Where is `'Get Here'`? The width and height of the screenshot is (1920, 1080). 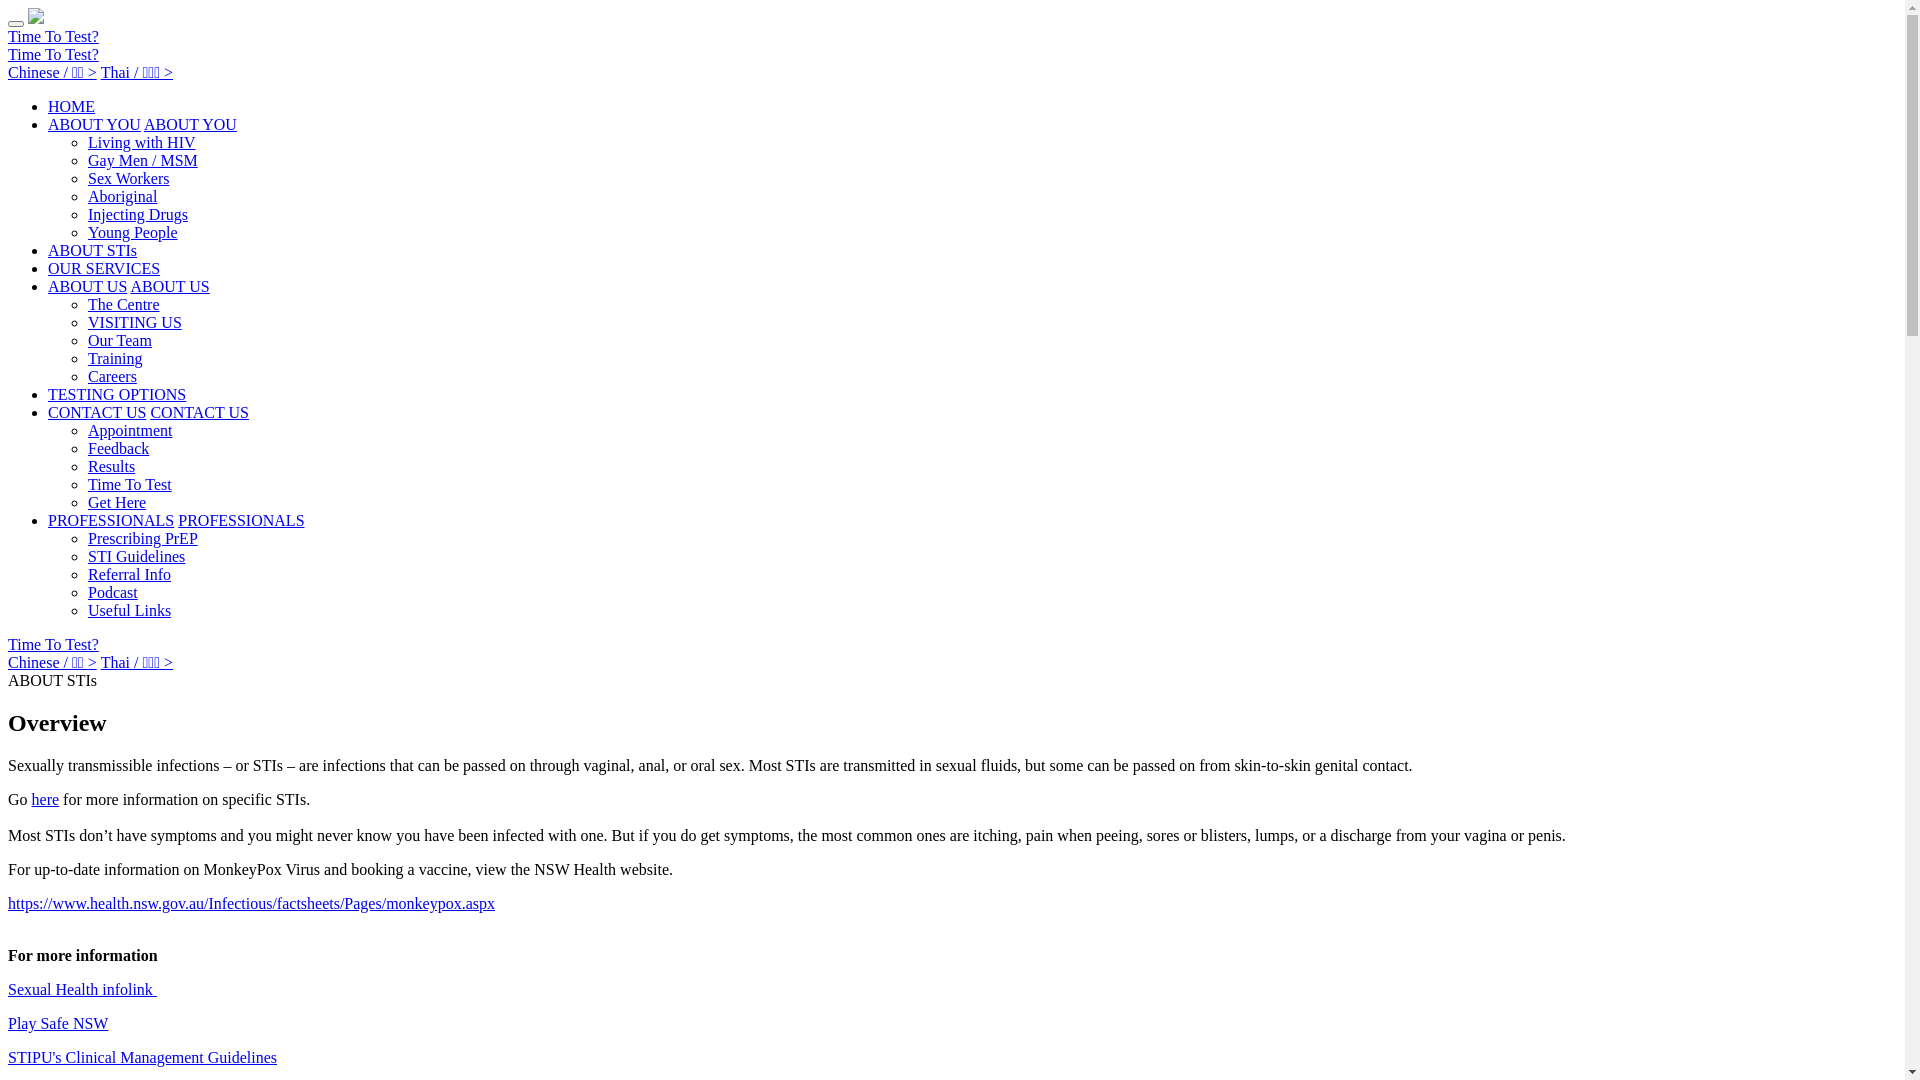 'Get Here' is located at coordinates (115, 501).